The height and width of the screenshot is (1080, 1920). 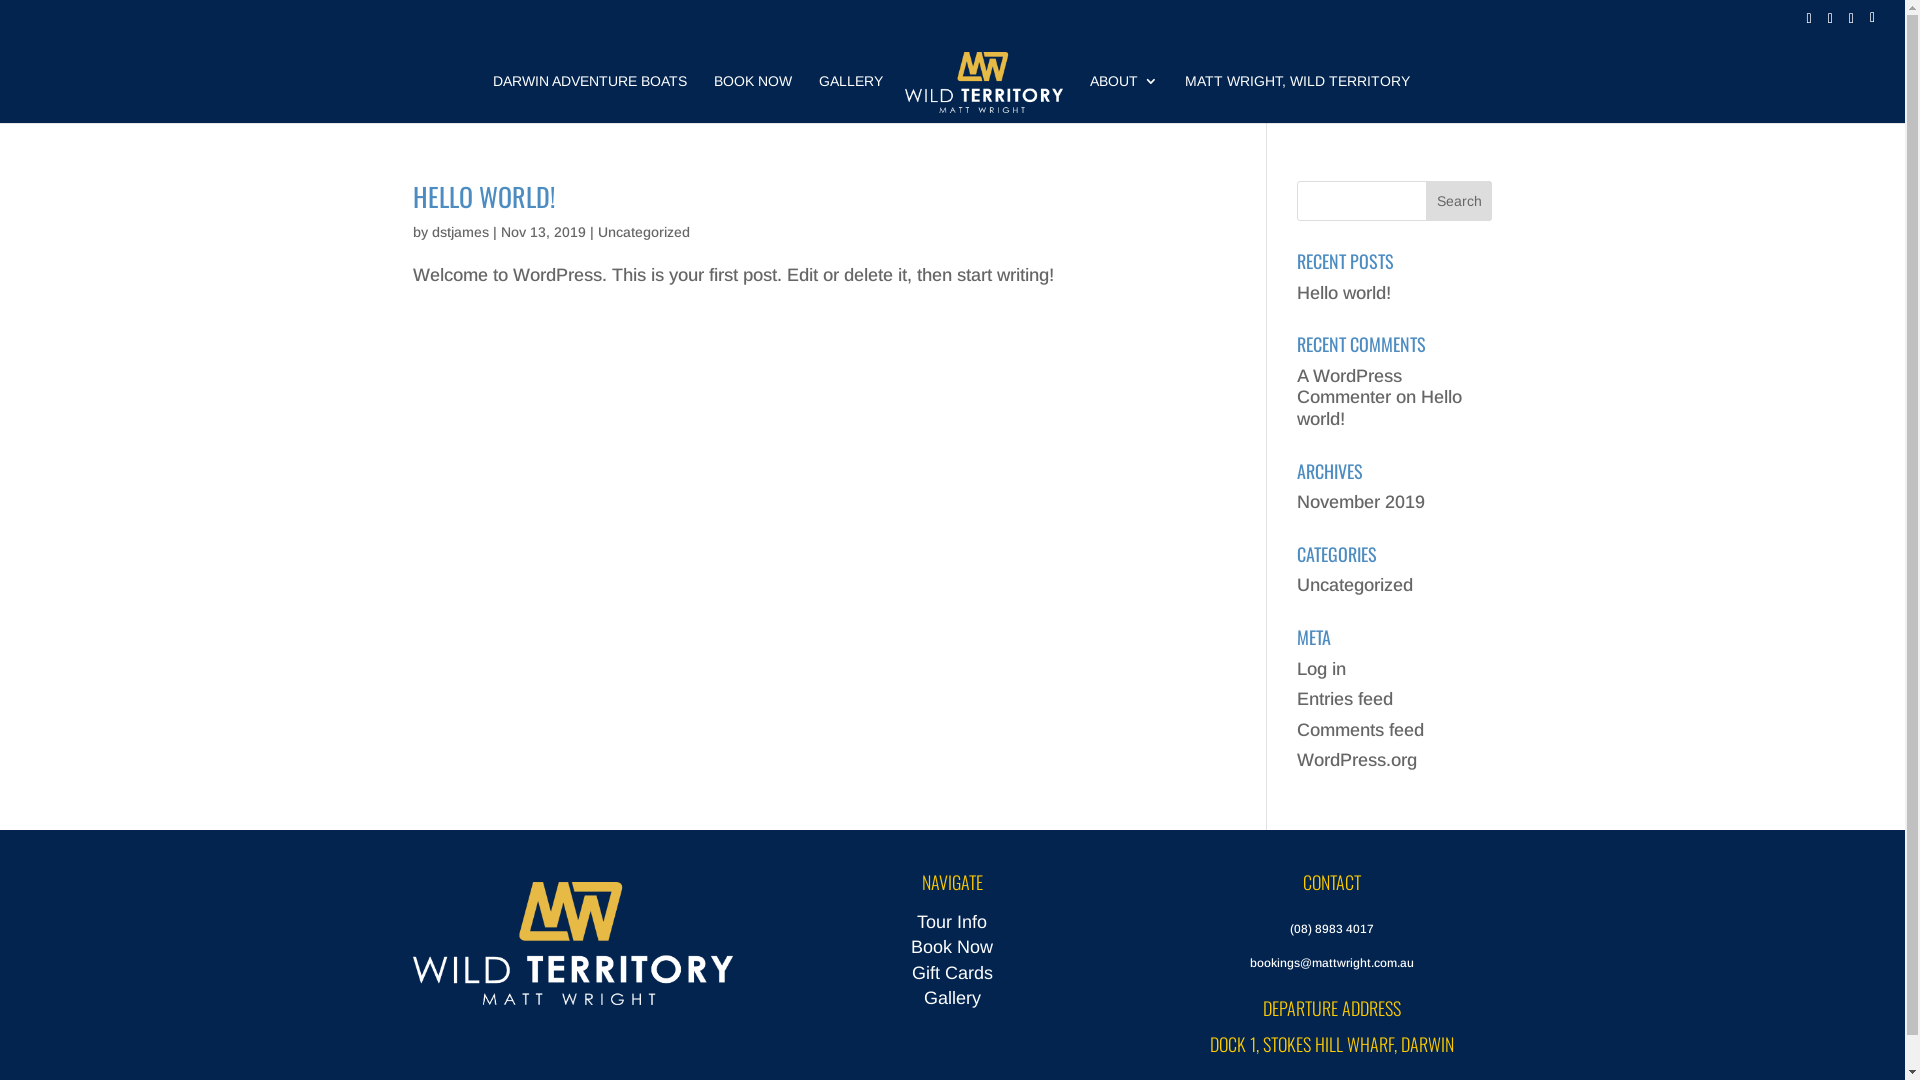 What do you see at coordinates (1344, 293) in the screenshot?
I see `'Hello world!'` at bounding box center [1344, 293].